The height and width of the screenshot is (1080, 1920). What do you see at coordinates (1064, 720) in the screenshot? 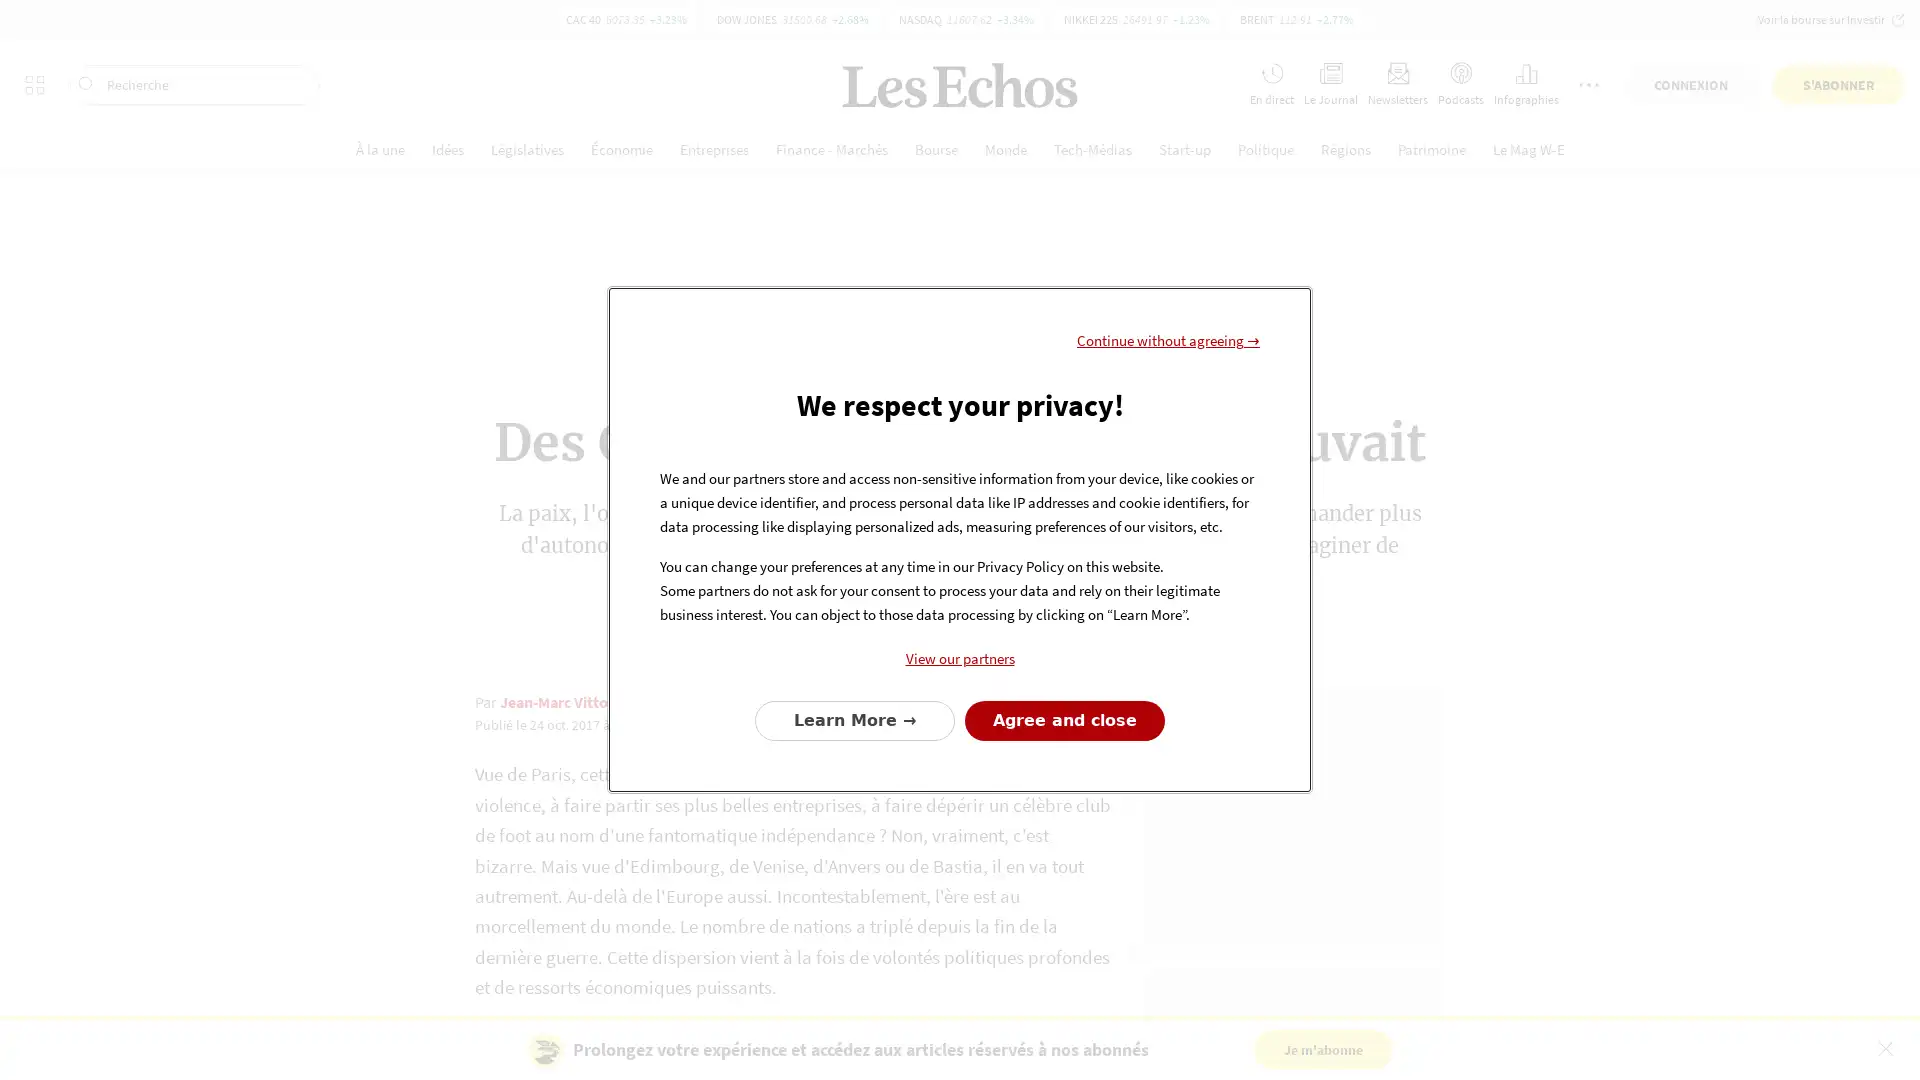
I see `Agree to our data processing and close` at bounding box center [1064, 720].